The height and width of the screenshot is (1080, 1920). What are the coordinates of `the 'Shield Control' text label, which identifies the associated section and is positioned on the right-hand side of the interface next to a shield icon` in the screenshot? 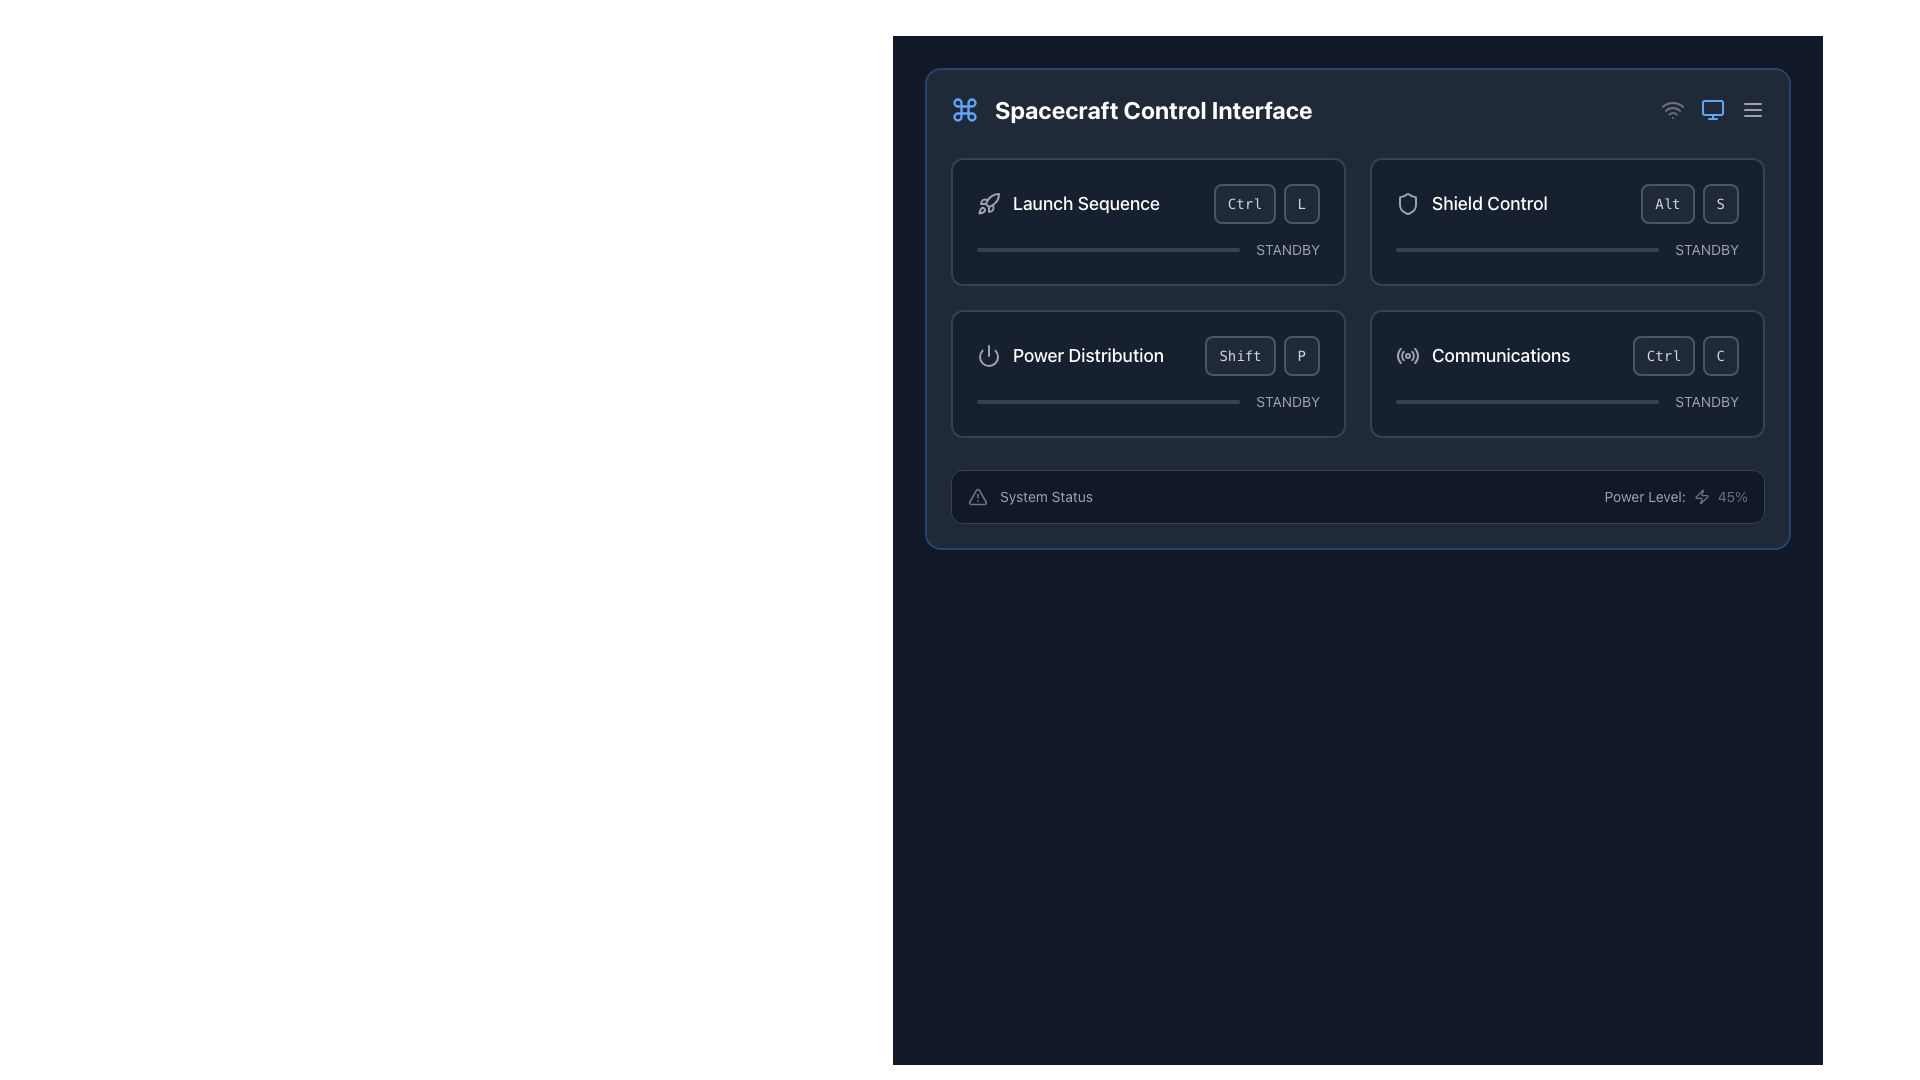 It's located at (1489, 204).